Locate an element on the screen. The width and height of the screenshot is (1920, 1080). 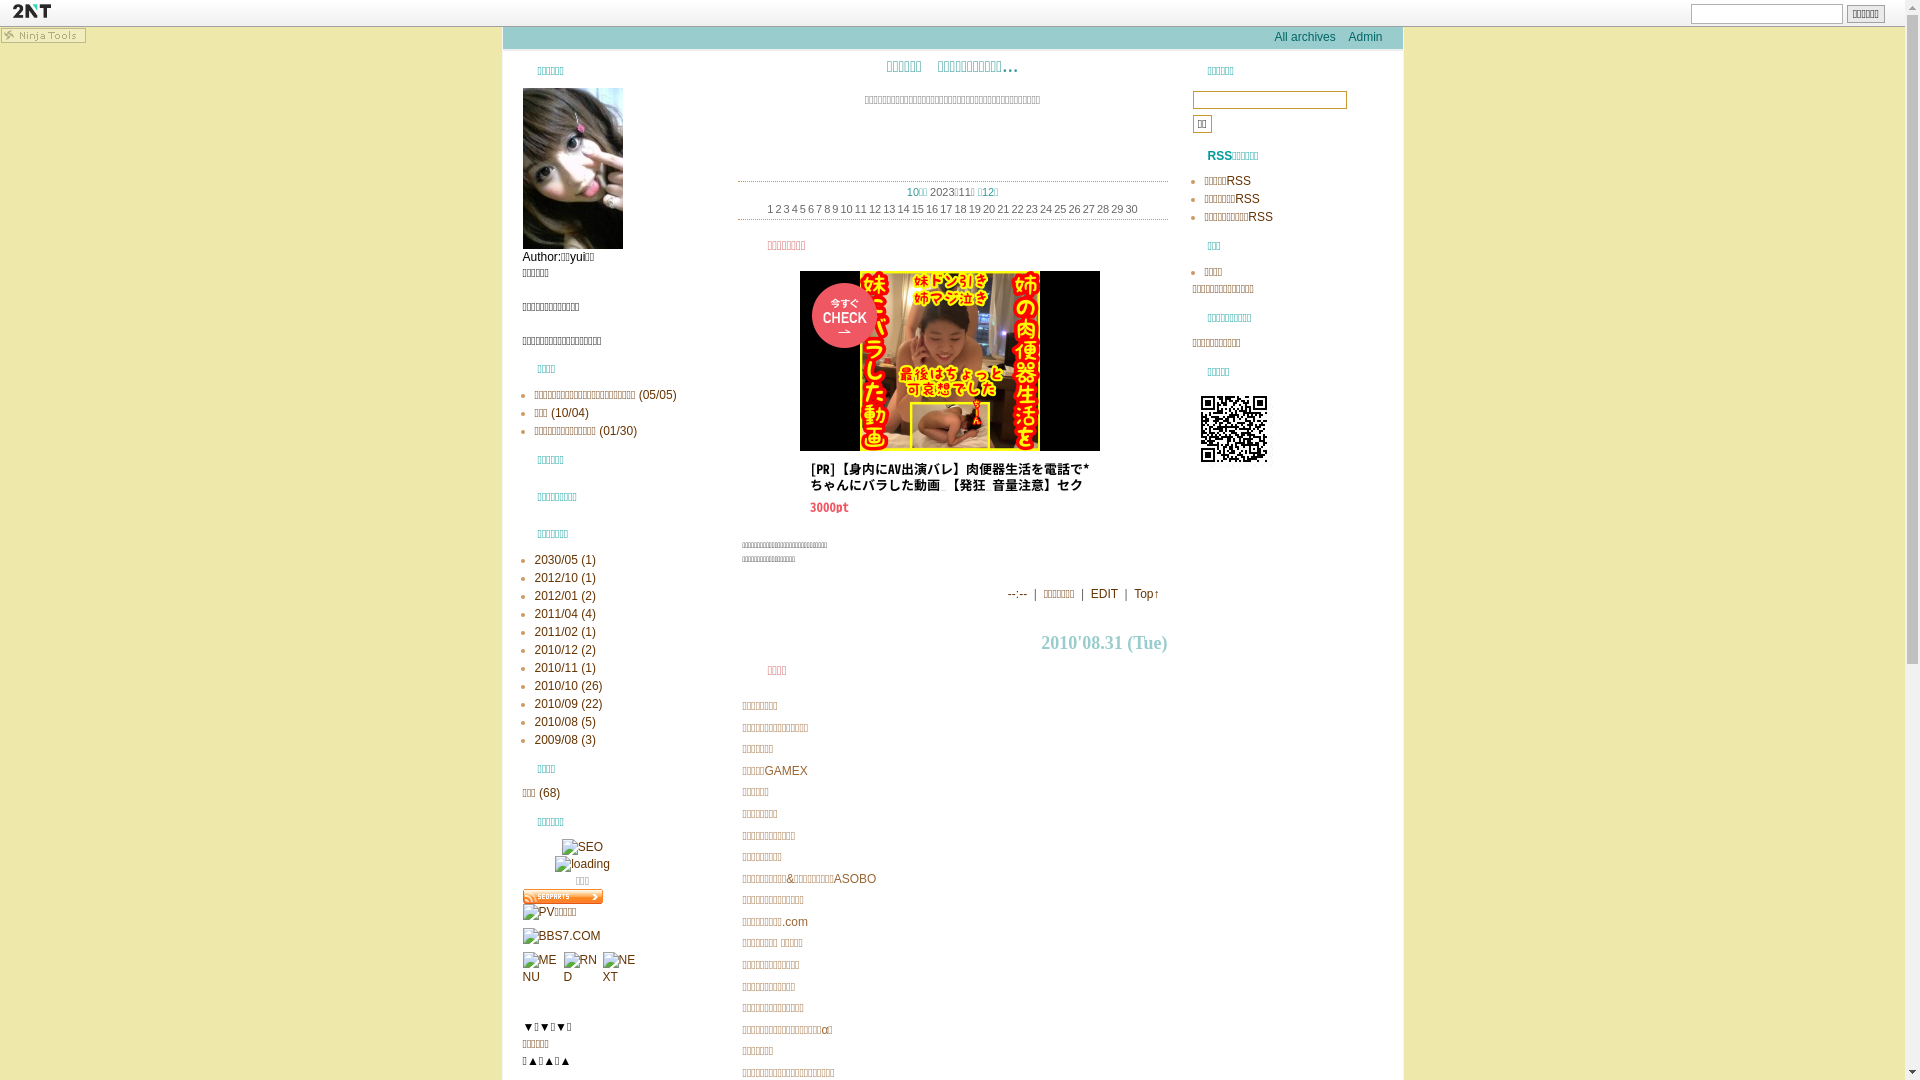
'2011/04 (4)' is located at coordinates (563, 612).